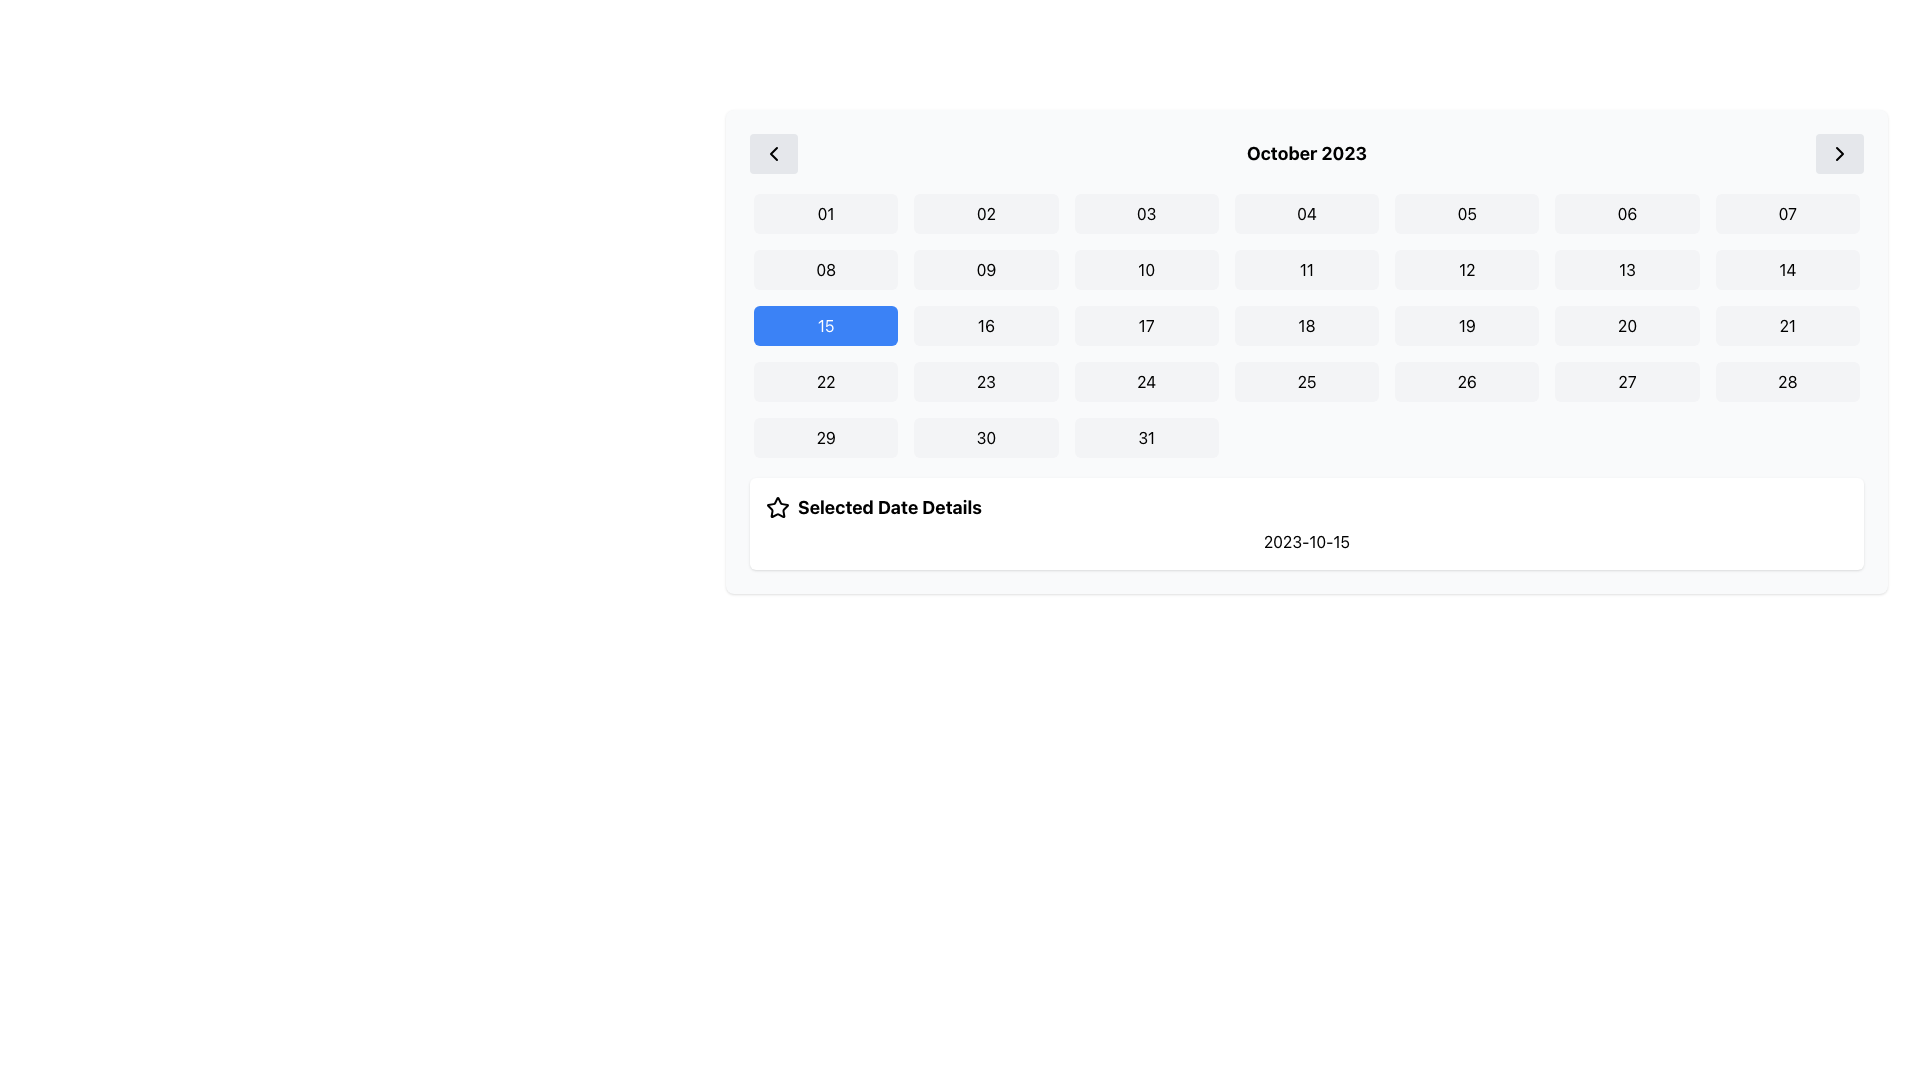 This screenshot has width=1920, height=1080. What do you see at coordinates (1787, 213) in the screenshot?
I see `the button labeled '07' in the calendar interface` at bounding box center [1787, 213].